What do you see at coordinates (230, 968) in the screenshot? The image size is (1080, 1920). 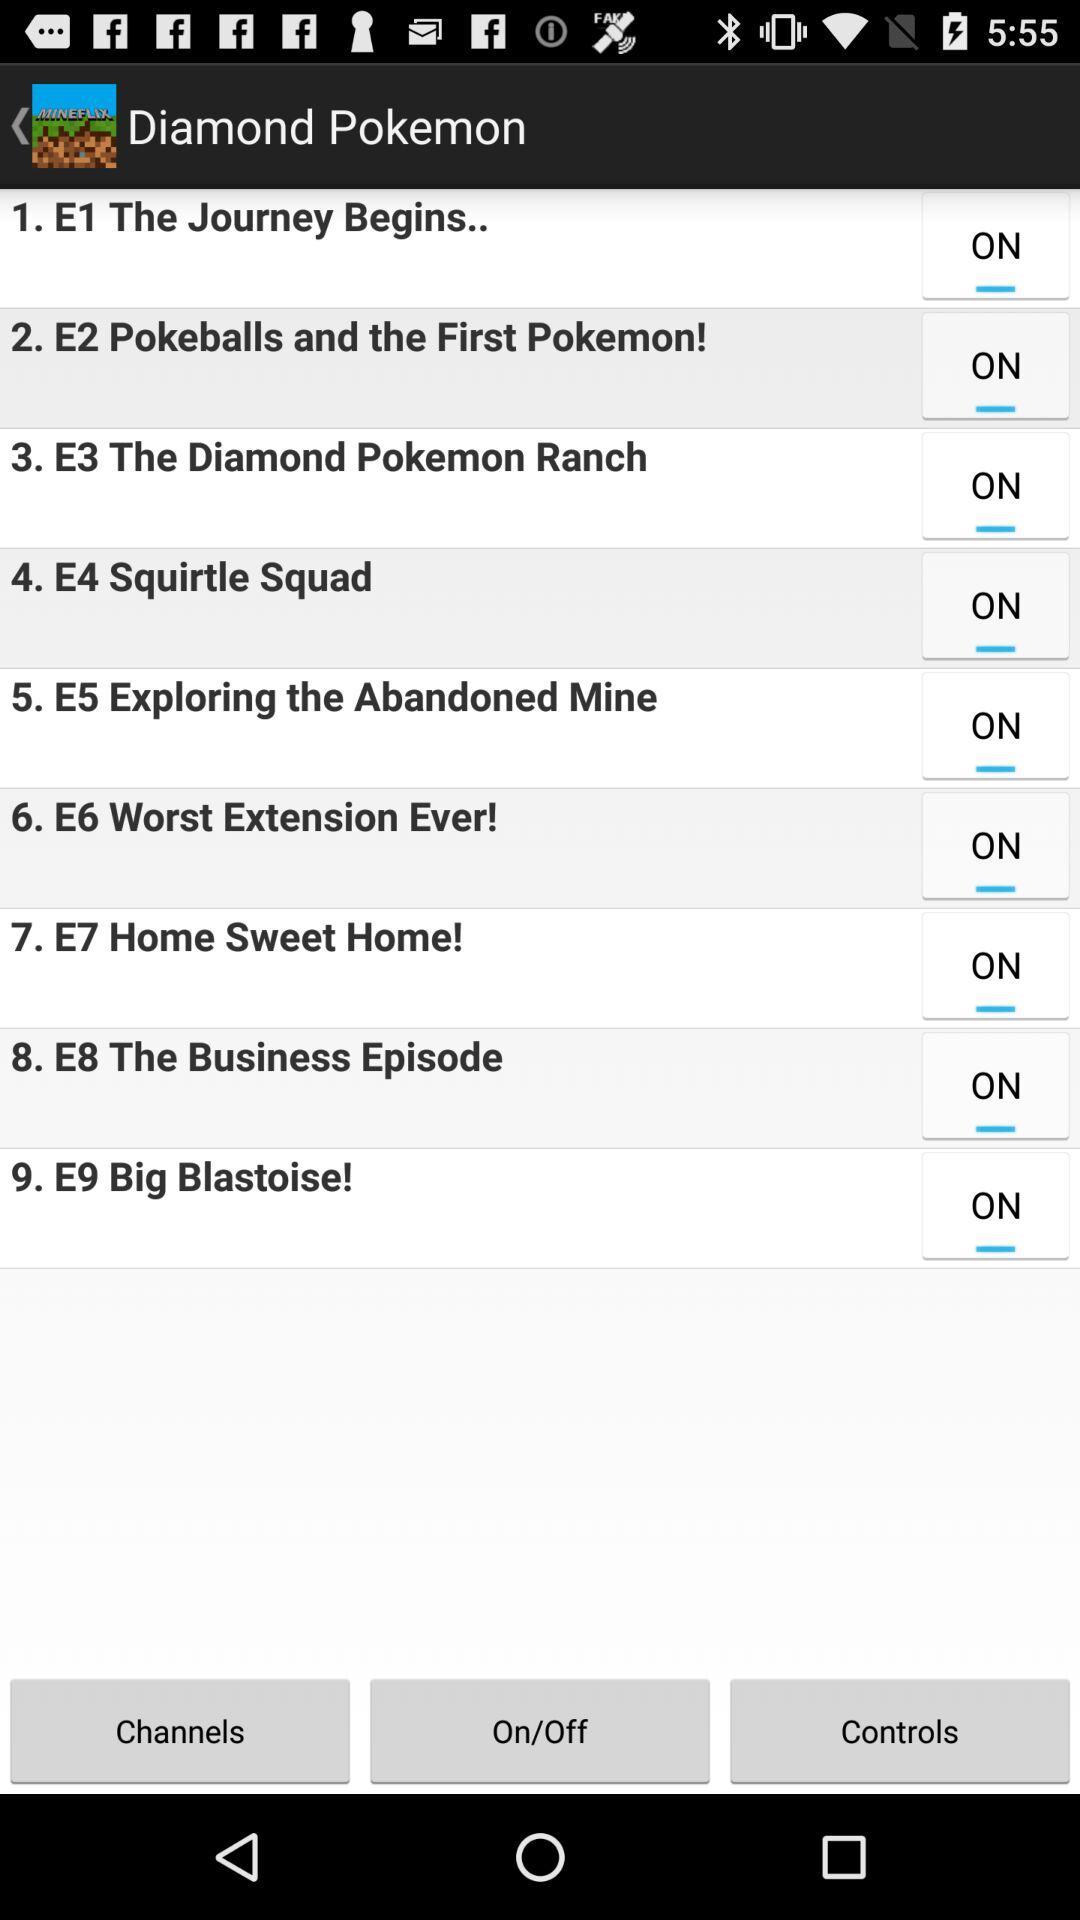 I see `icon above 8 e8 the icon` at bounding box center [230, 968].